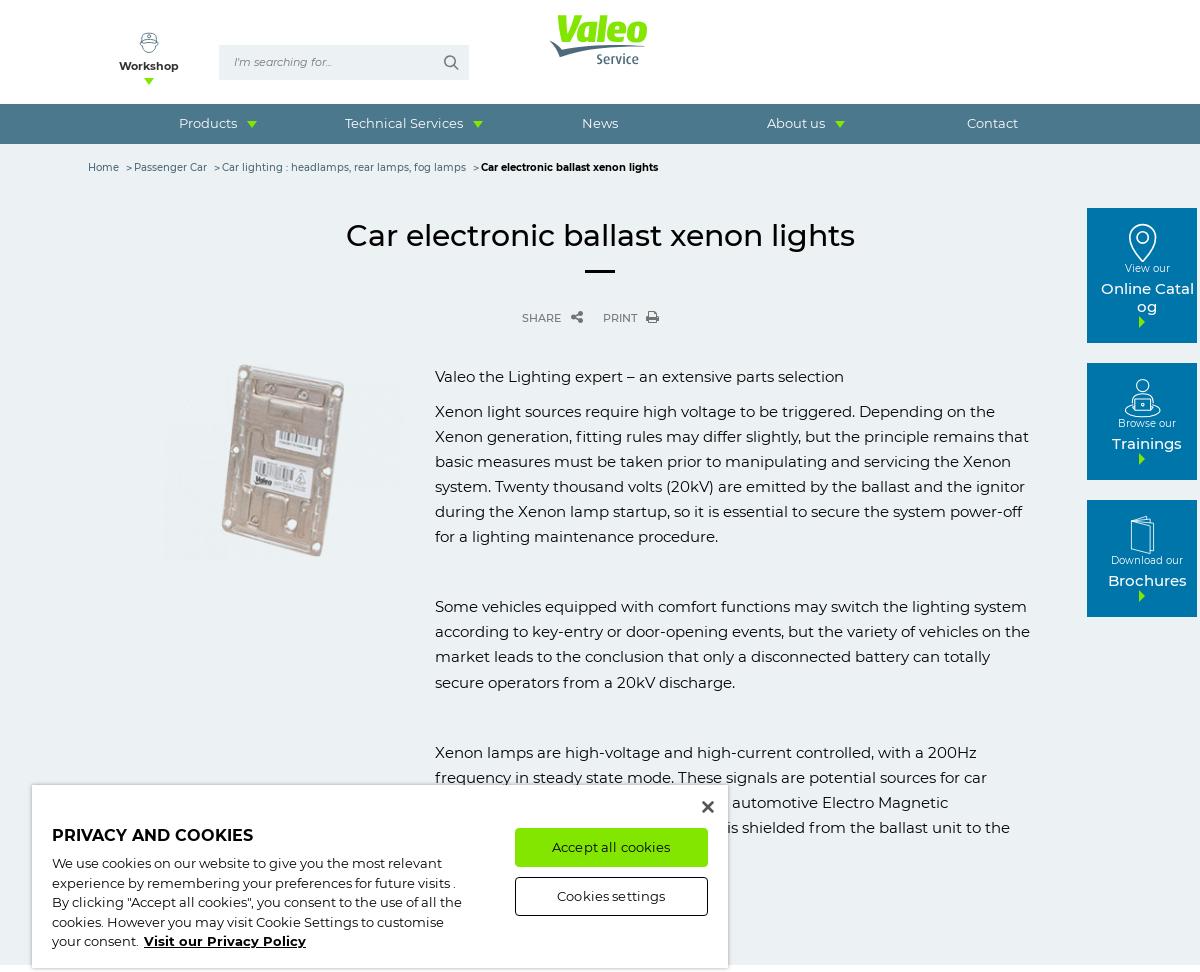 The height and width of the screenshot is (972, 1200). I want to click on 'Online Training', so click(206, 176).